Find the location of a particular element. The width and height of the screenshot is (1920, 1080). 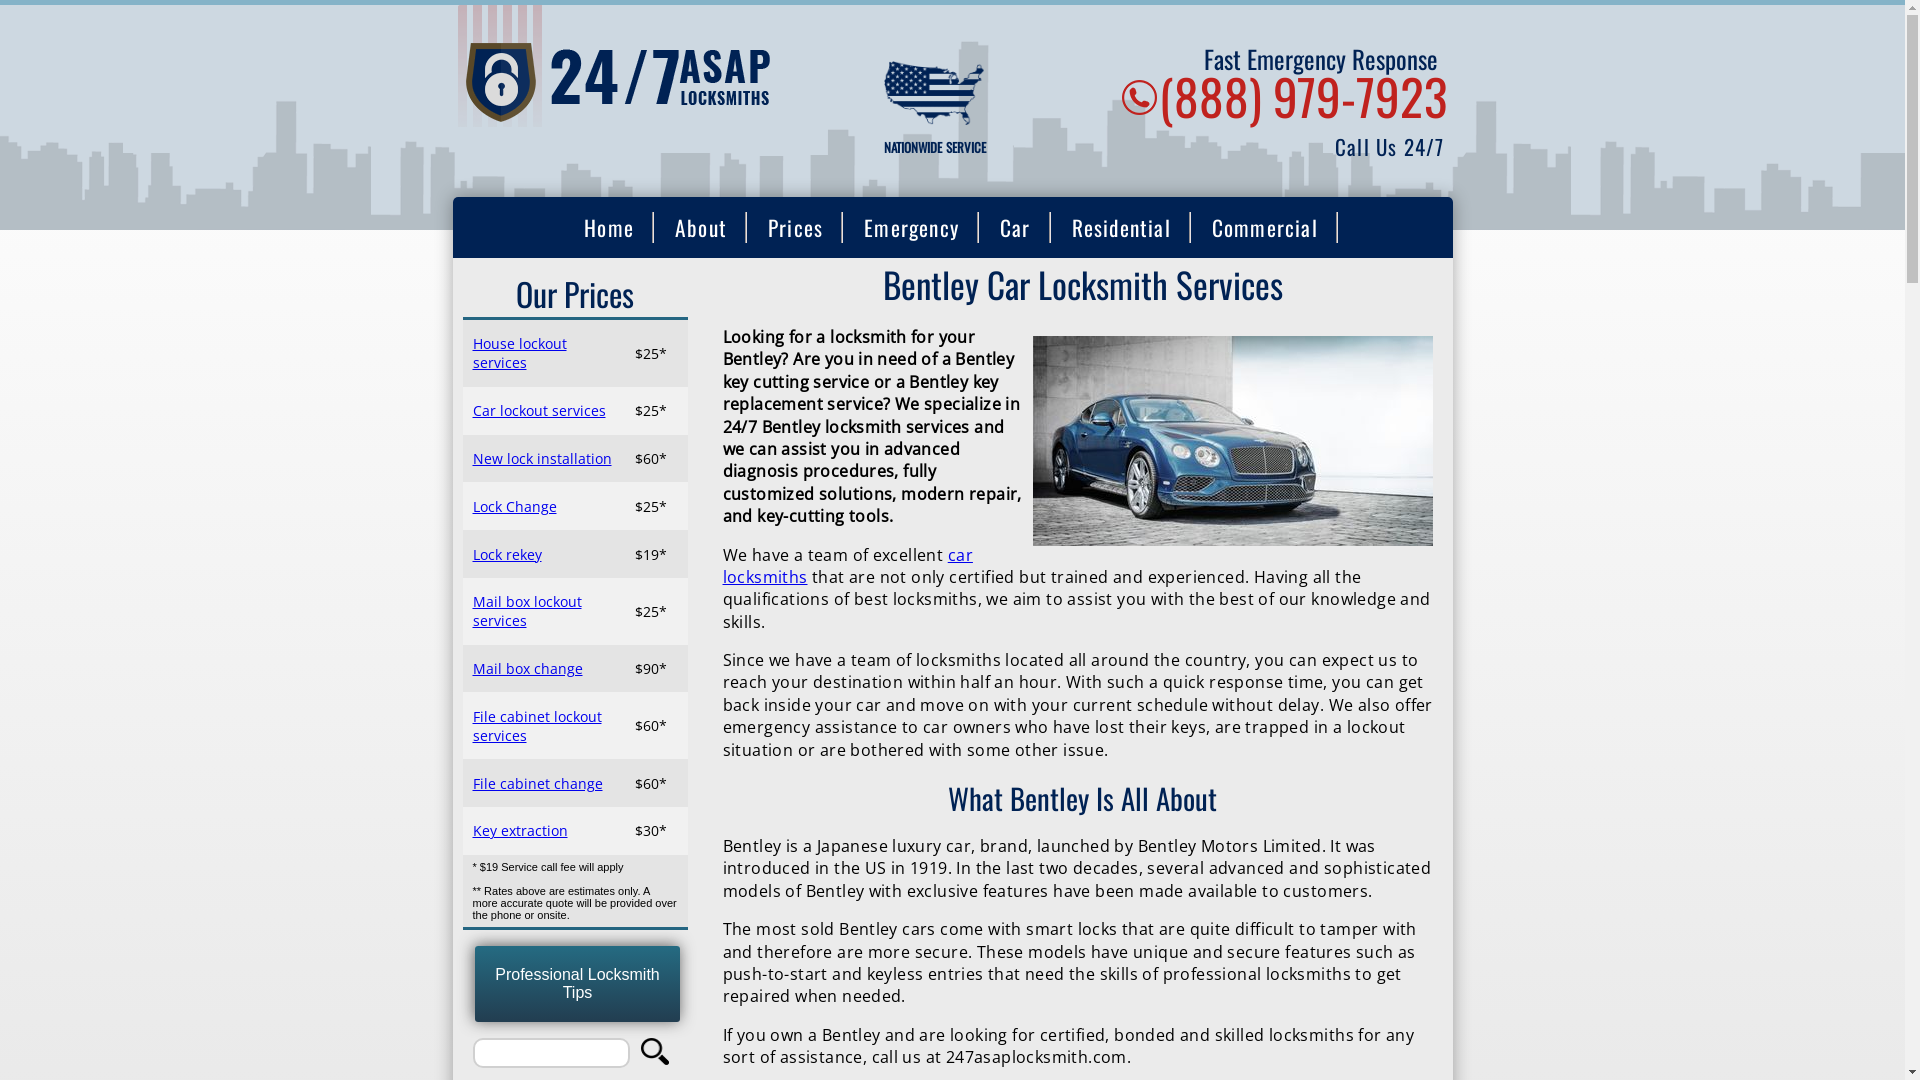

'New lock installation' is located at coordinates (470, 458).